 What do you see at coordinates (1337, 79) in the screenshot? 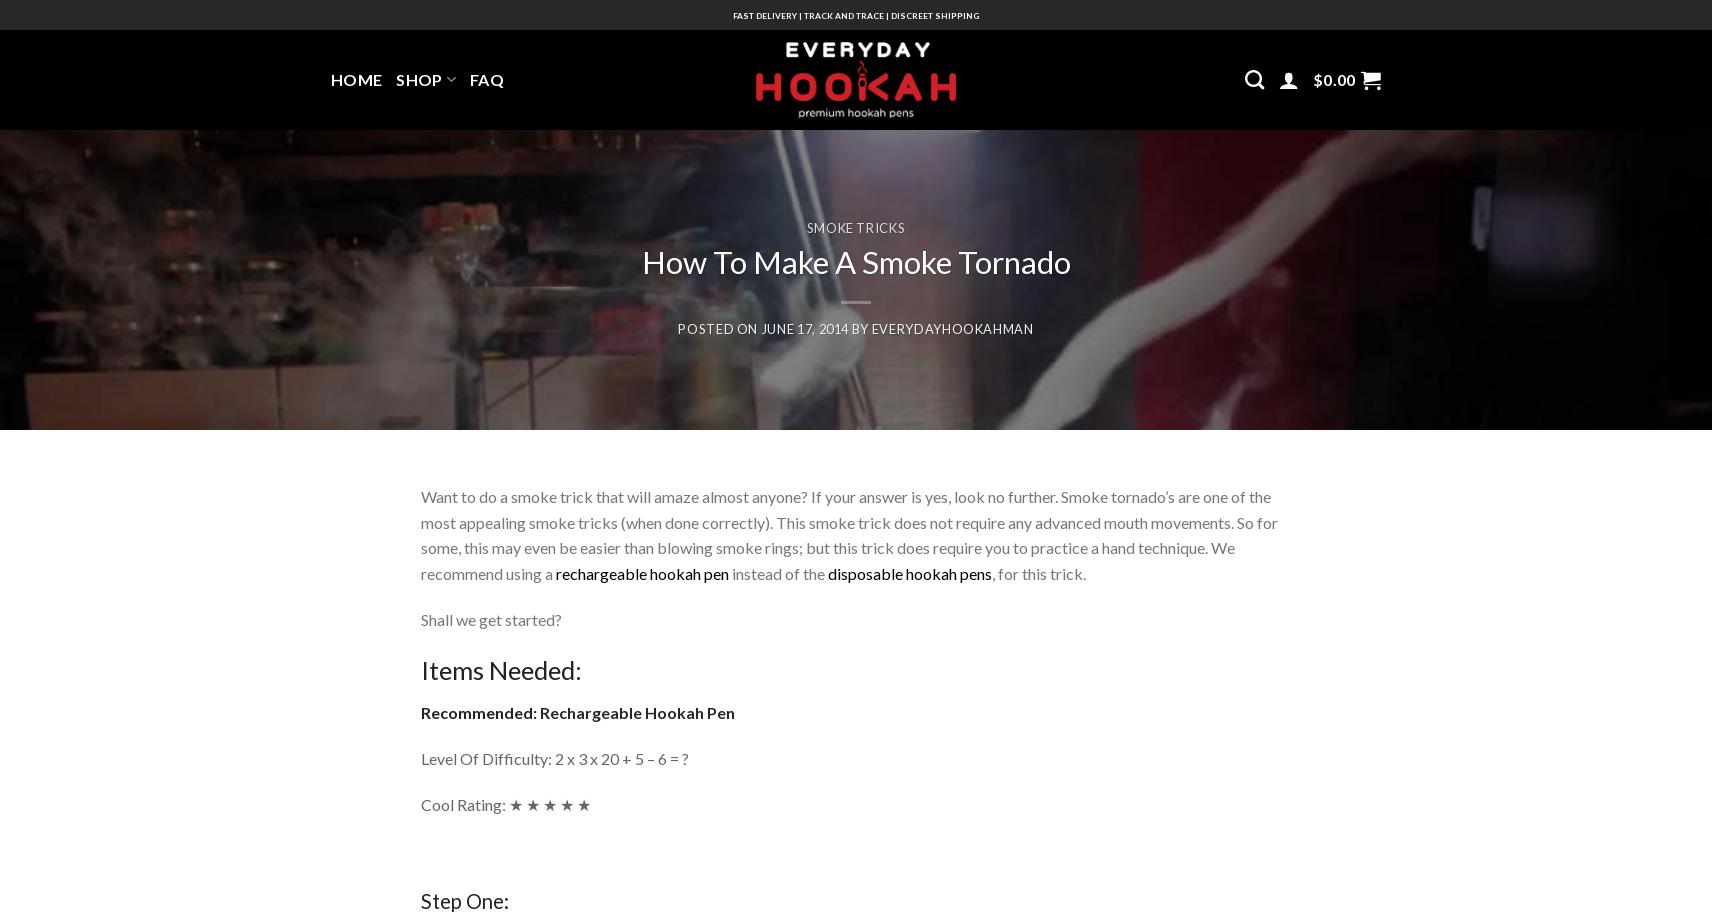
I see `'0.00'` at bounding box center [1337, 79].